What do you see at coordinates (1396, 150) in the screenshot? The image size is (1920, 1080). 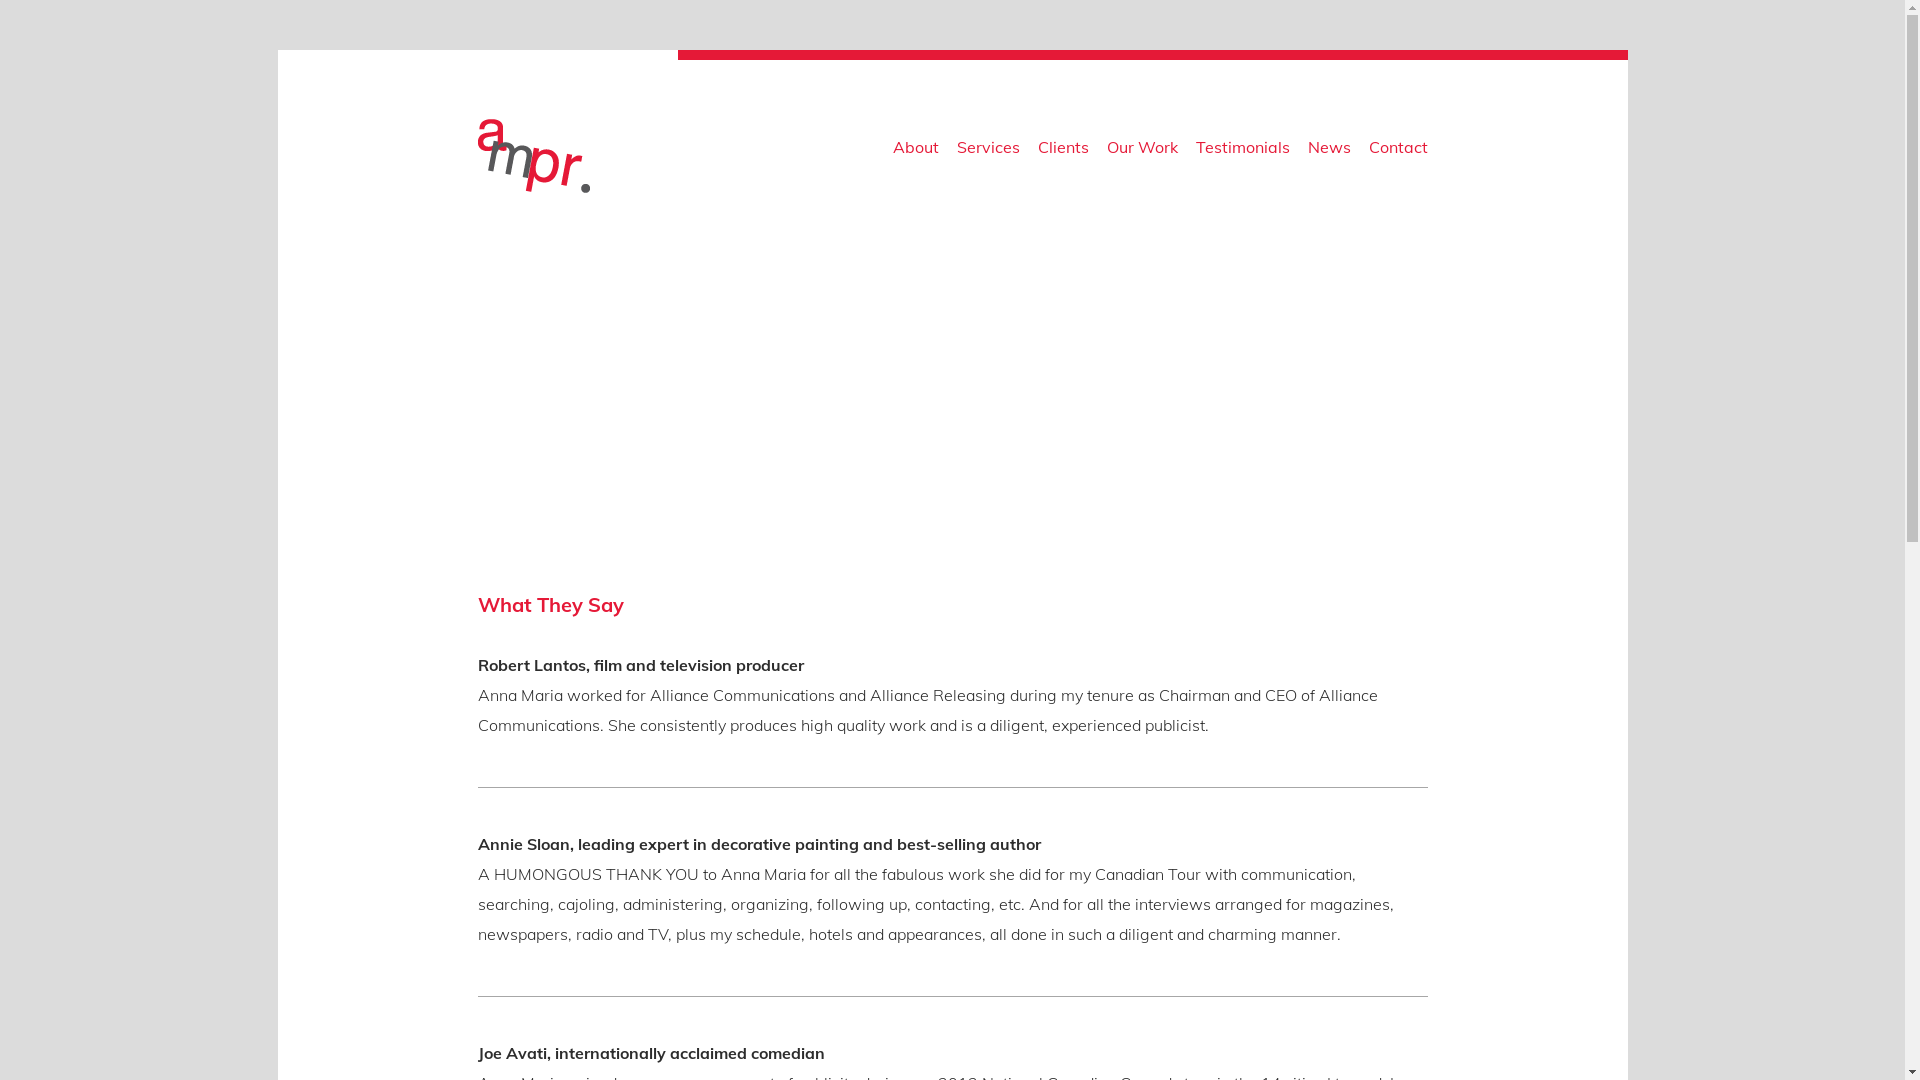 I see `'Contact'` at bounding box center [1396, 150].